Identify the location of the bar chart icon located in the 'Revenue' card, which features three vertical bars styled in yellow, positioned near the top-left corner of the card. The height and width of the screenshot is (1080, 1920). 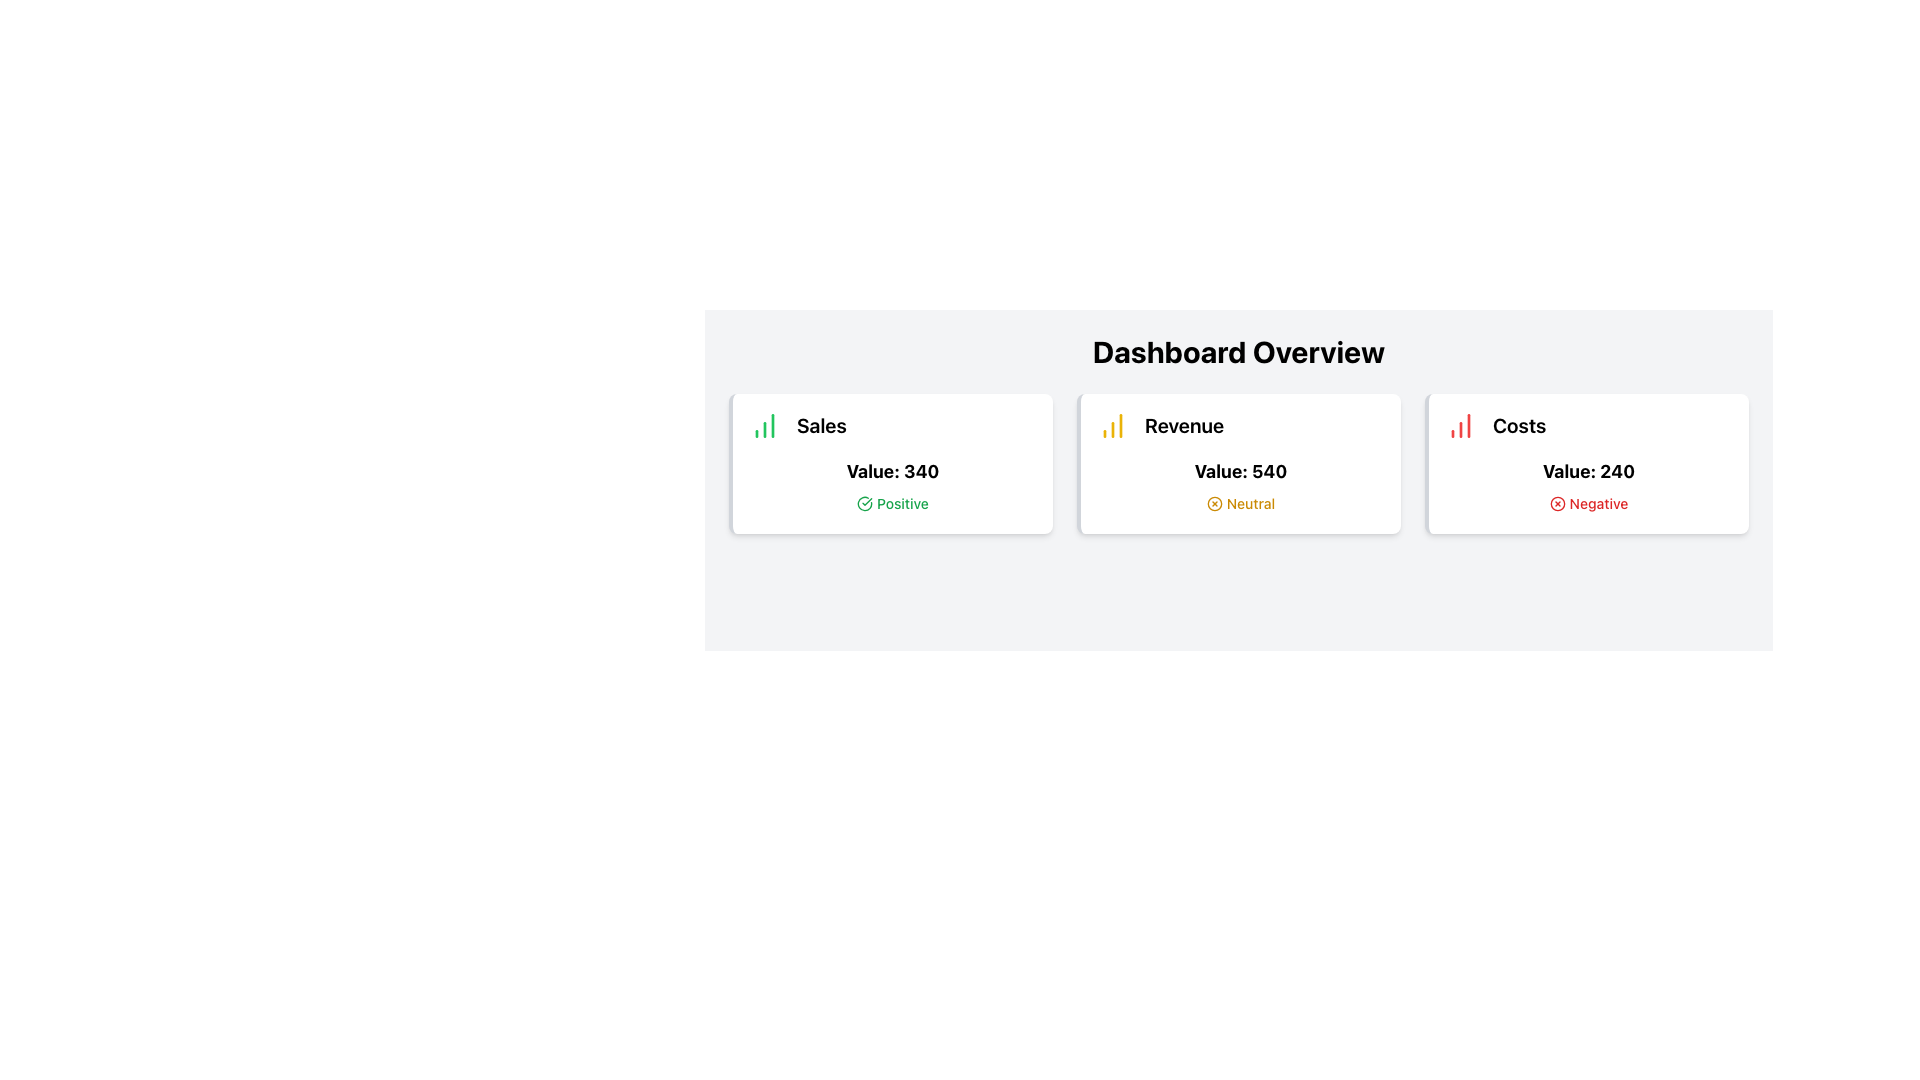
(1112, 424).